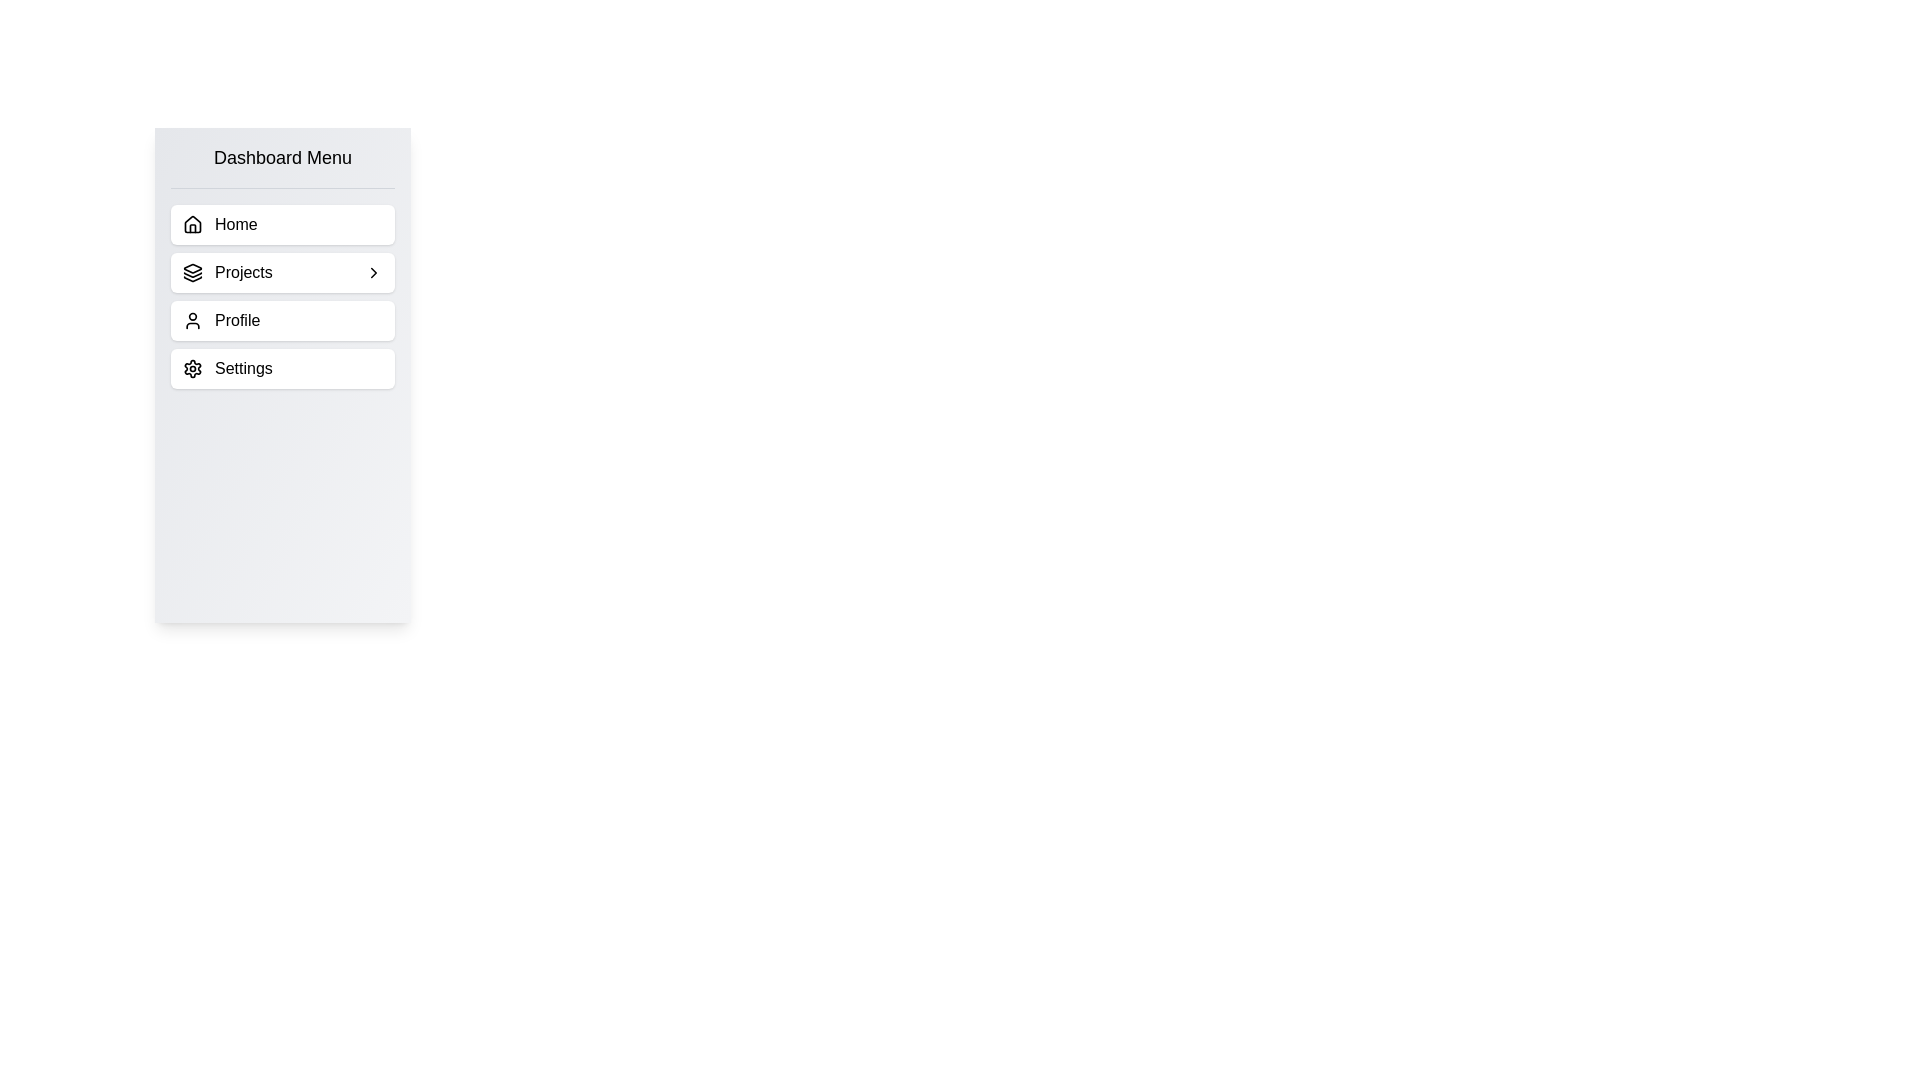 This screenshot has height=1080, width=1920. Describe the element at coordinates (192, 369) in the screenshot. I see `the 'Settings' icon` at that location.